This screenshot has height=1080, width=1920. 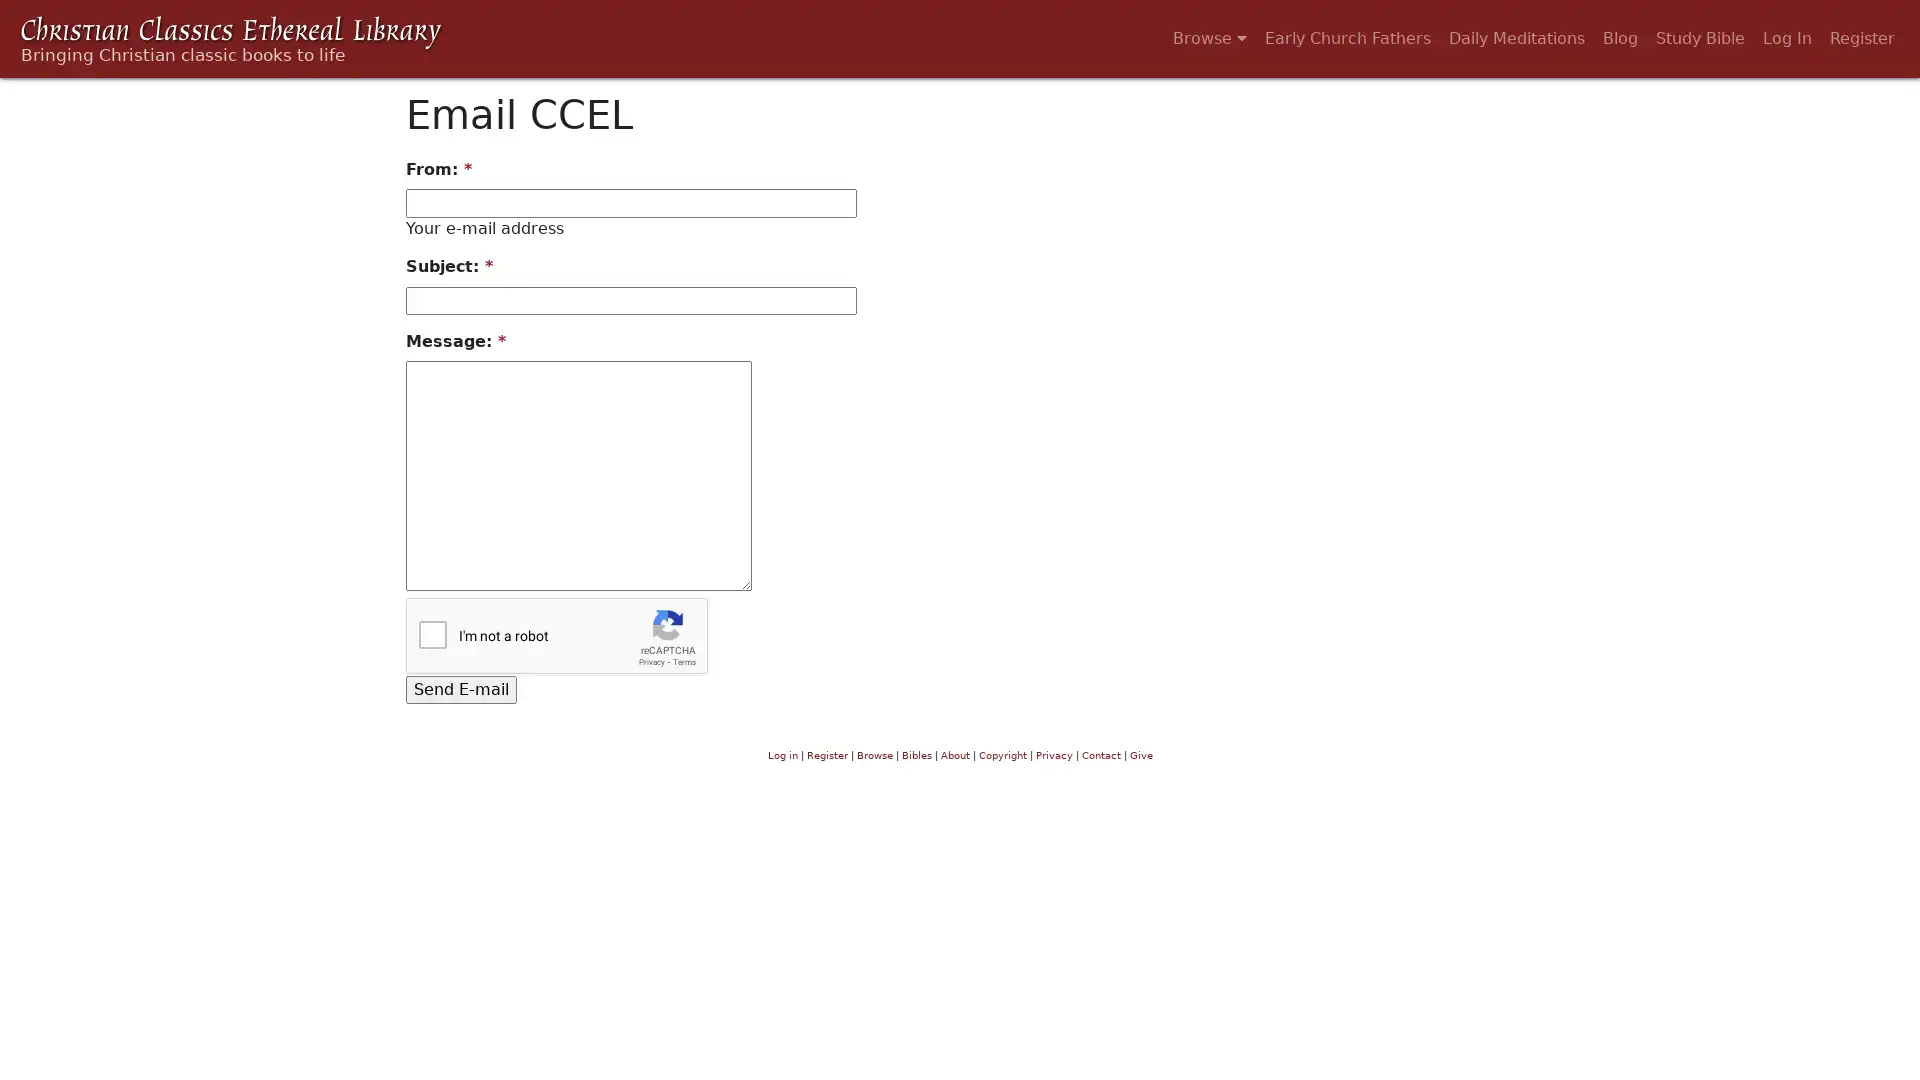 What do you see at coordinates (1620, 38) in the screenshot?
I see `Blog` at bounding box center [1620, 38].